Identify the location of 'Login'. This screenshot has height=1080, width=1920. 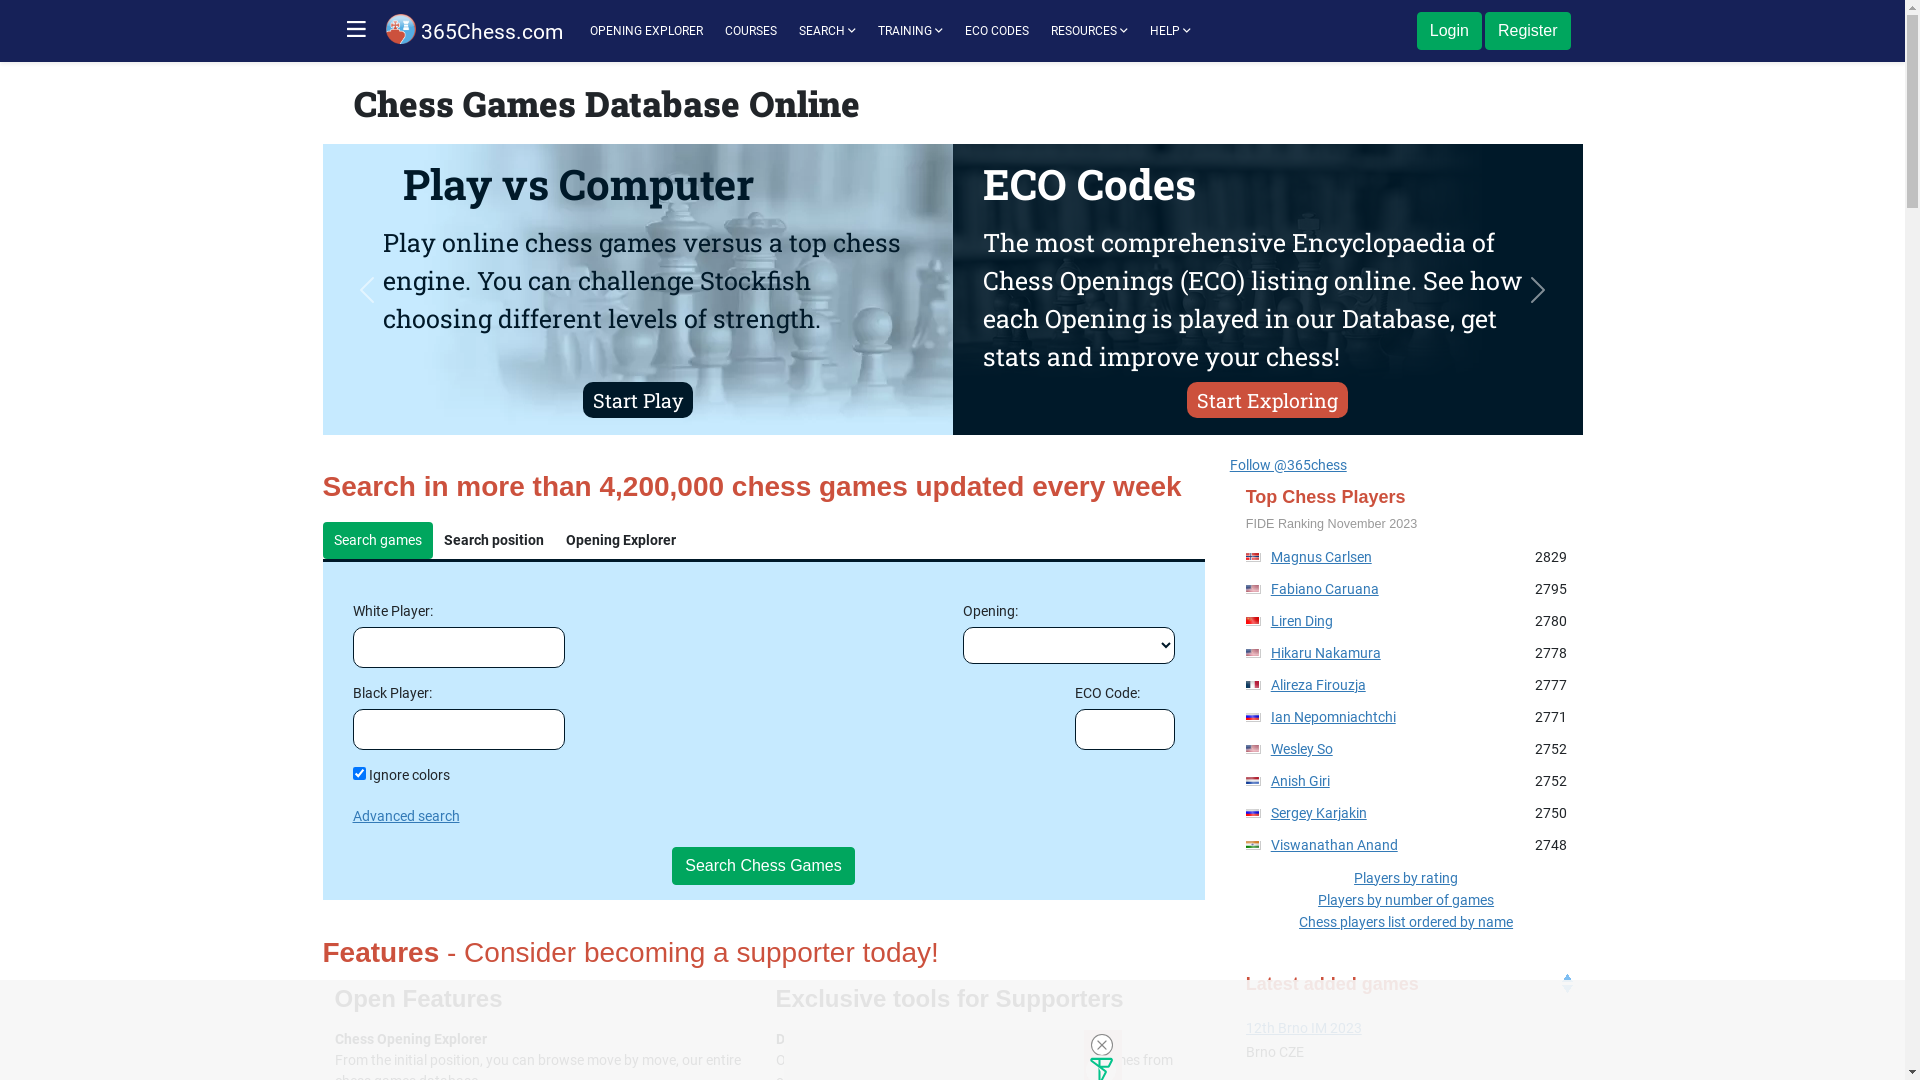
(1449, 30).